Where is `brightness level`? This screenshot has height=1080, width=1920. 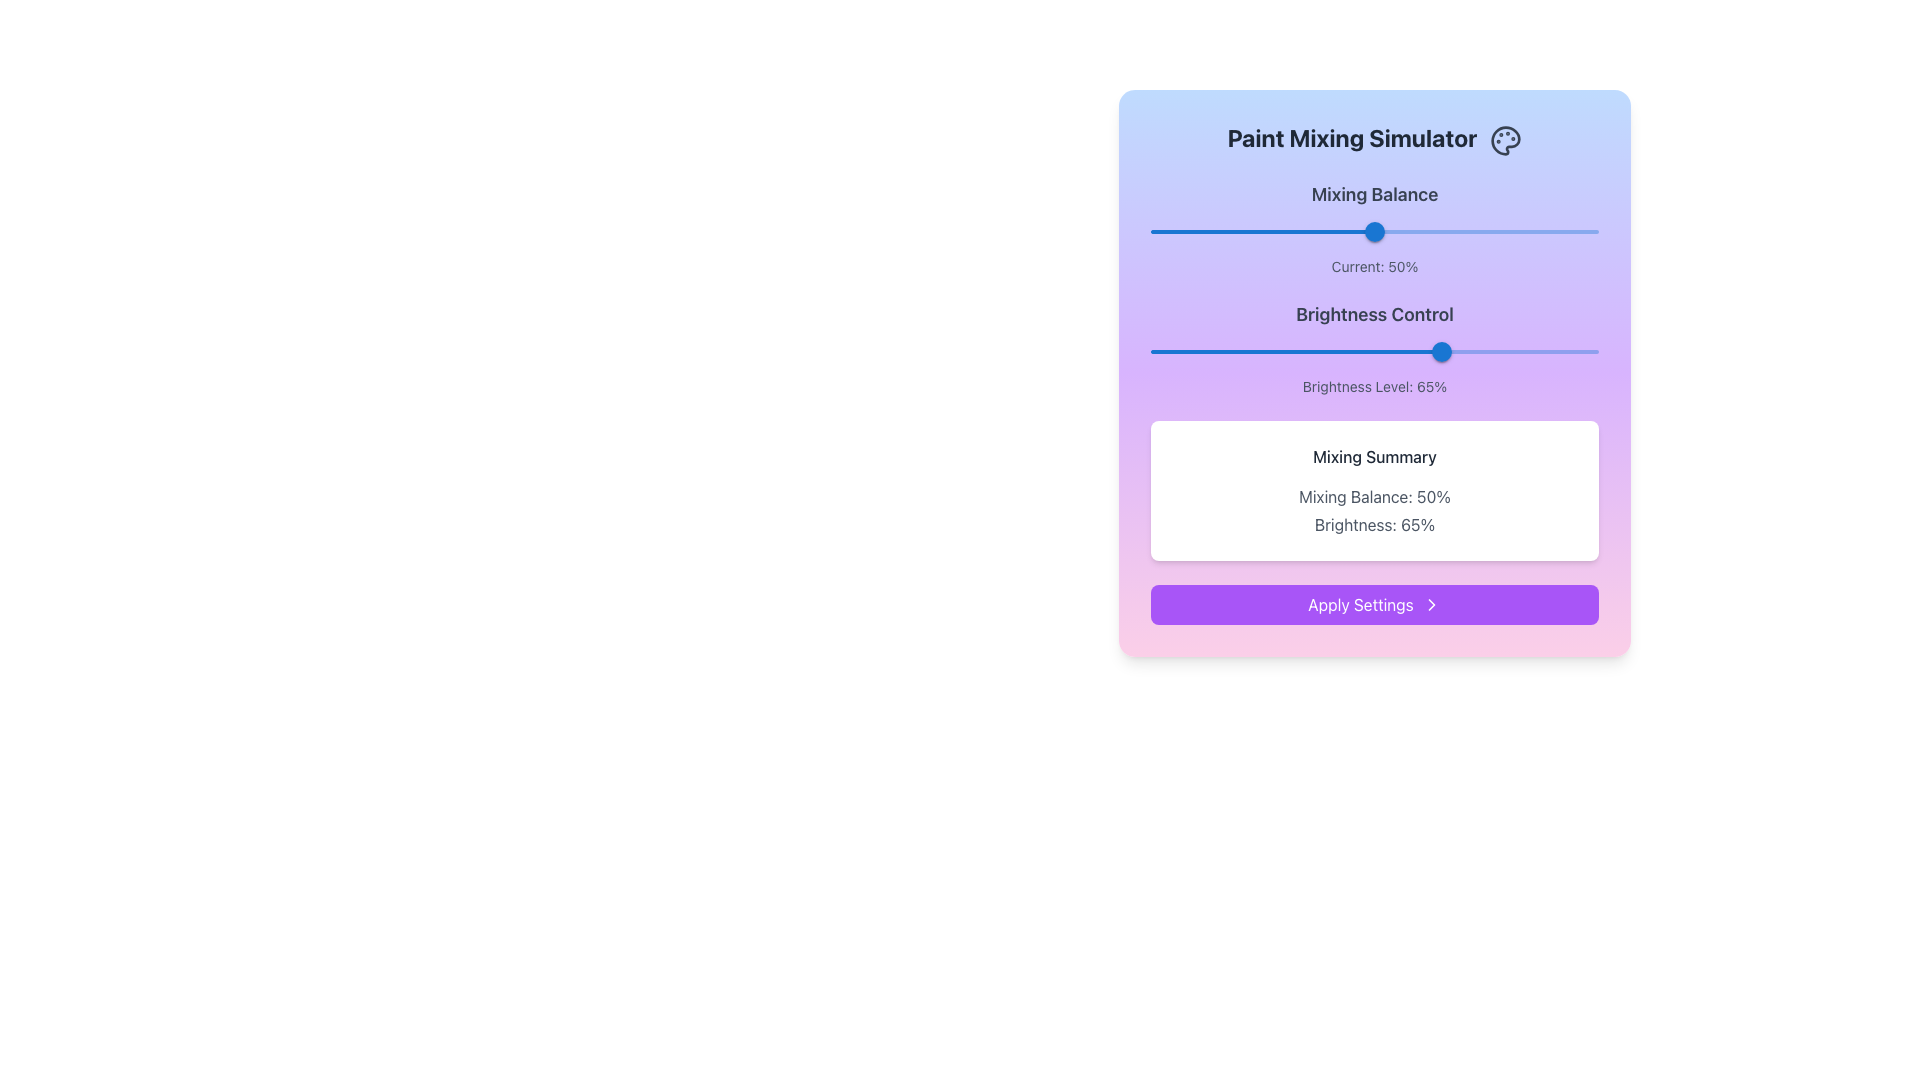
brightness level is located at coordinates (1195, 350).